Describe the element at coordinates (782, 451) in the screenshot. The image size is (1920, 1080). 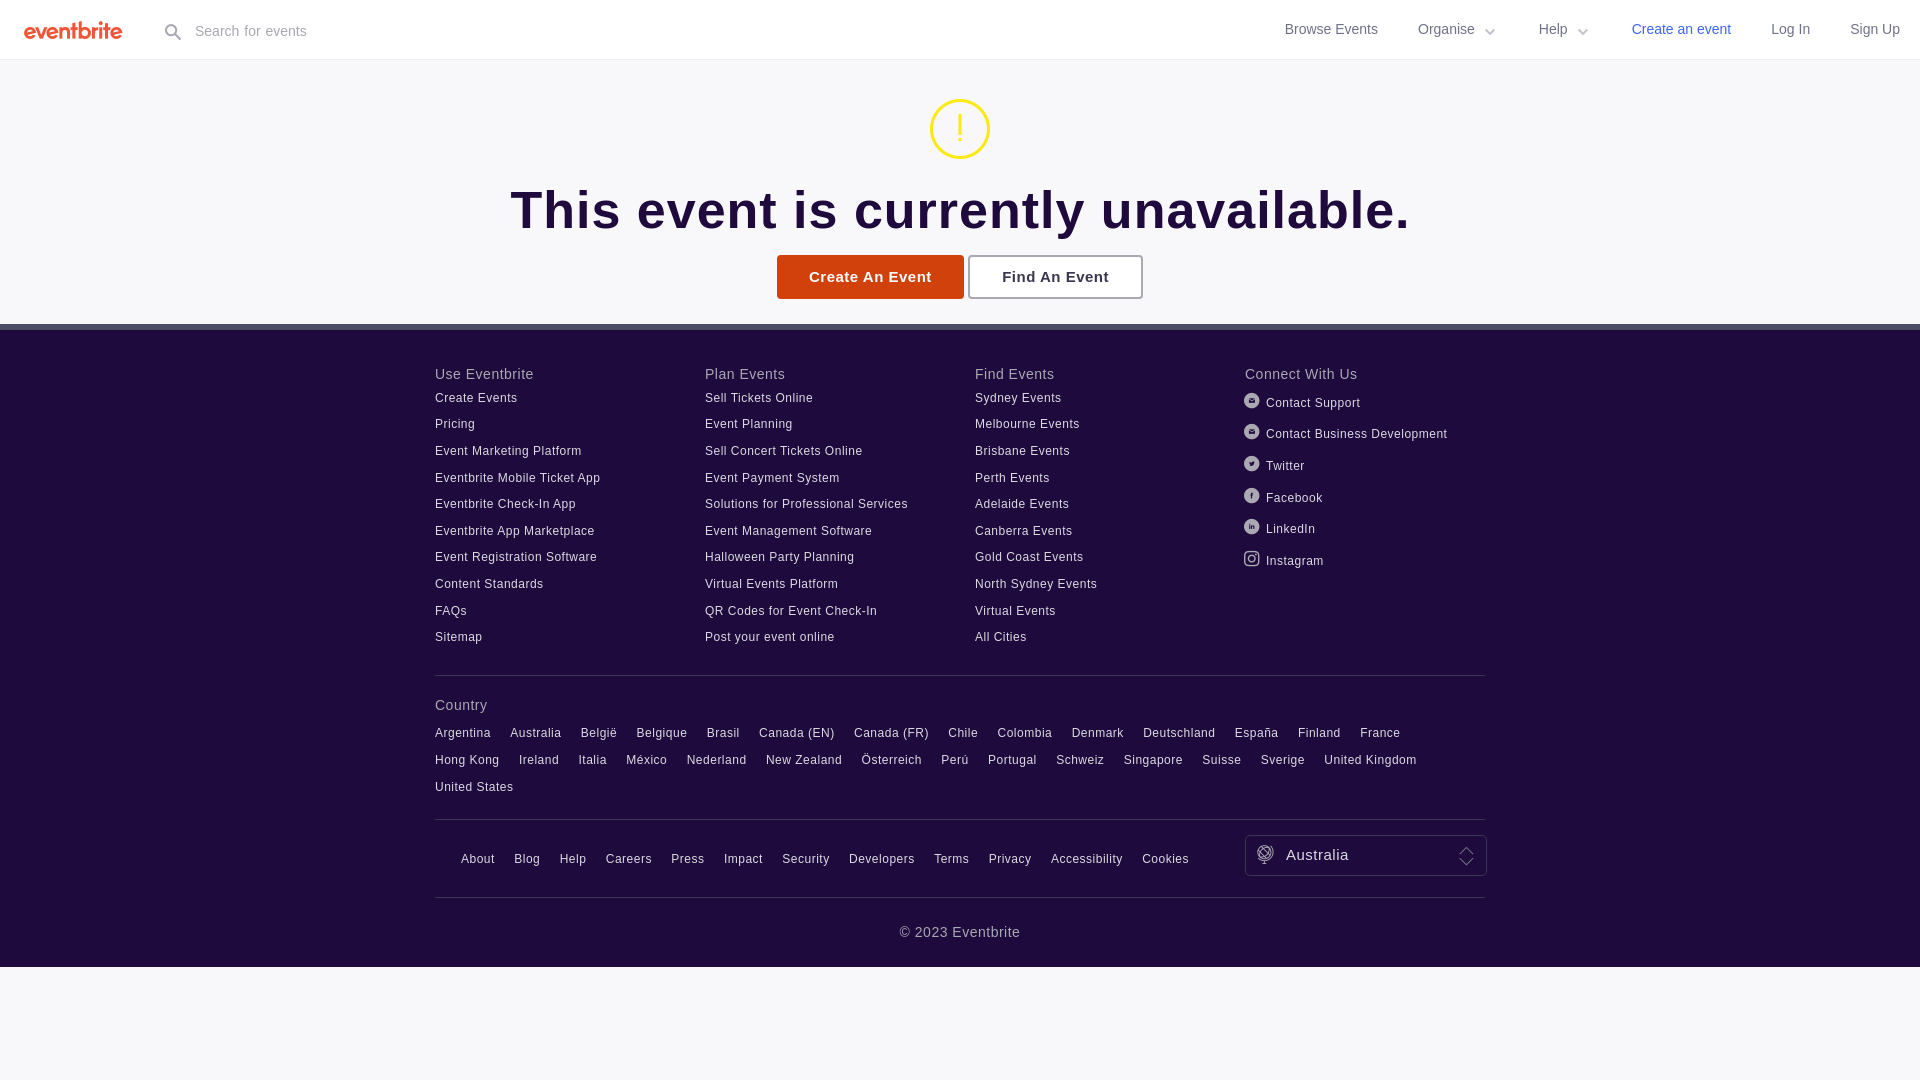
I see `'Sell Concert Tickets Online'` at that location.